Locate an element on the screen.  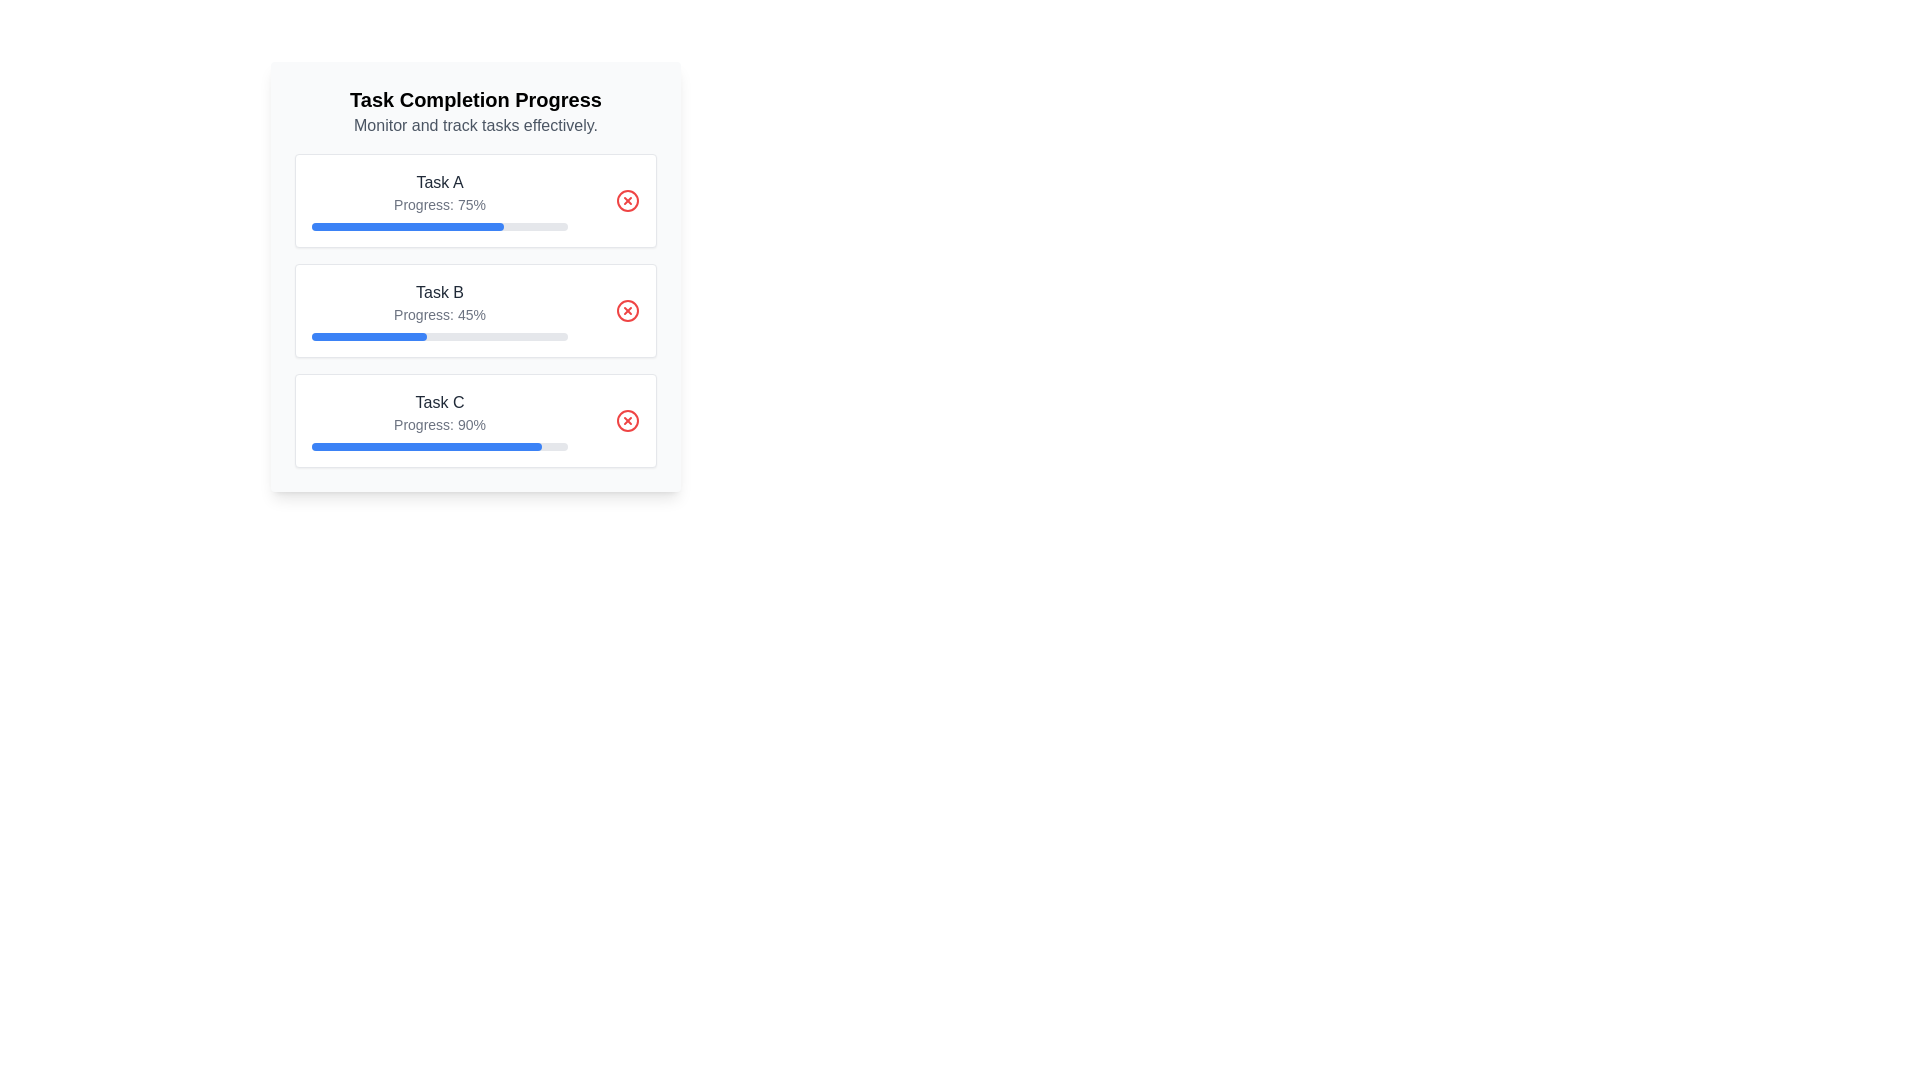
the text label that reads 'Monitor and track tasks effectively.', which is styled in gray and located under the title 'Task Completion Progress' is located at coordinates (474, 126).